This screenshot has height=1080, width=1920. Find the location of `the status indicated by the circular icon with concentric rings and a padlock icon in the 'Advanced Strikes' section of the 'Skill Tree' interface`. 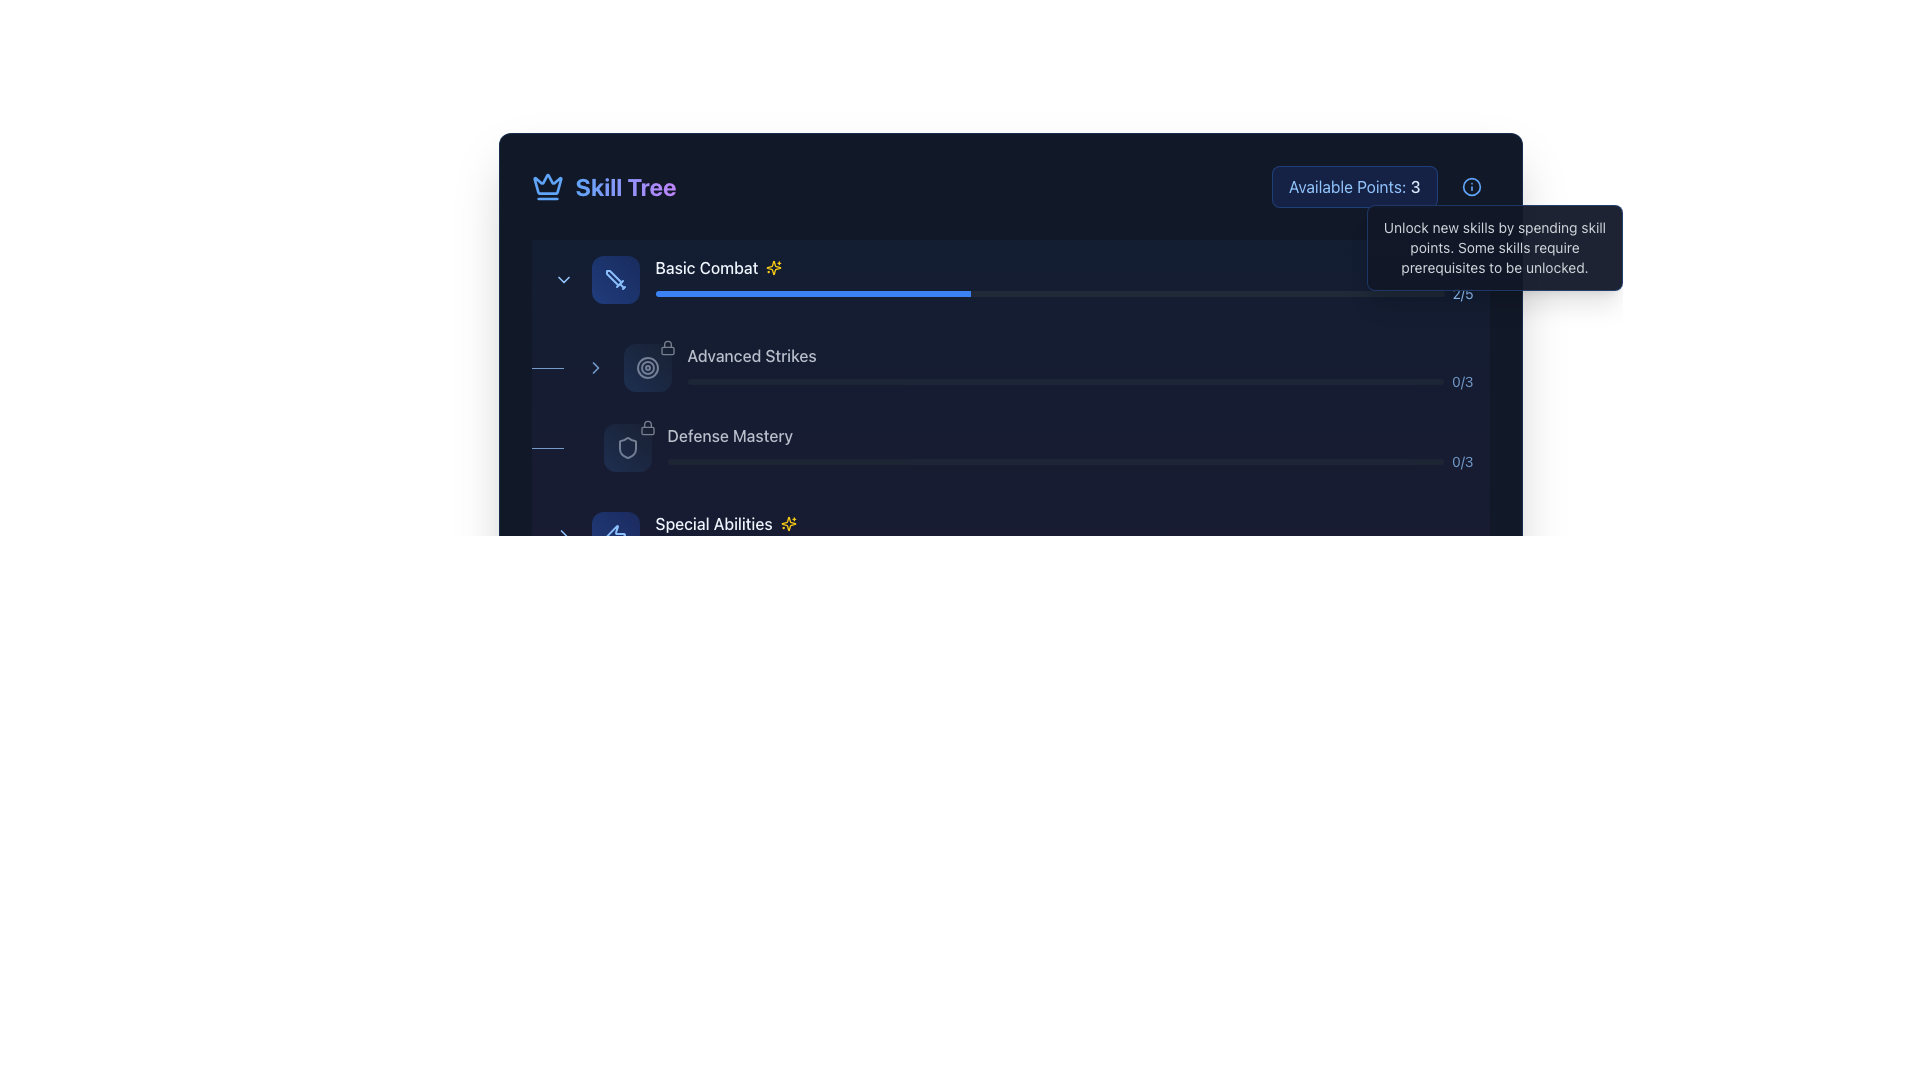

the status indicated by the circular icon with concentric rings and a padlock icon in the 'Advanced Strikes' section of the 'Skill Tree' interface is located at coordinates (647, 367).